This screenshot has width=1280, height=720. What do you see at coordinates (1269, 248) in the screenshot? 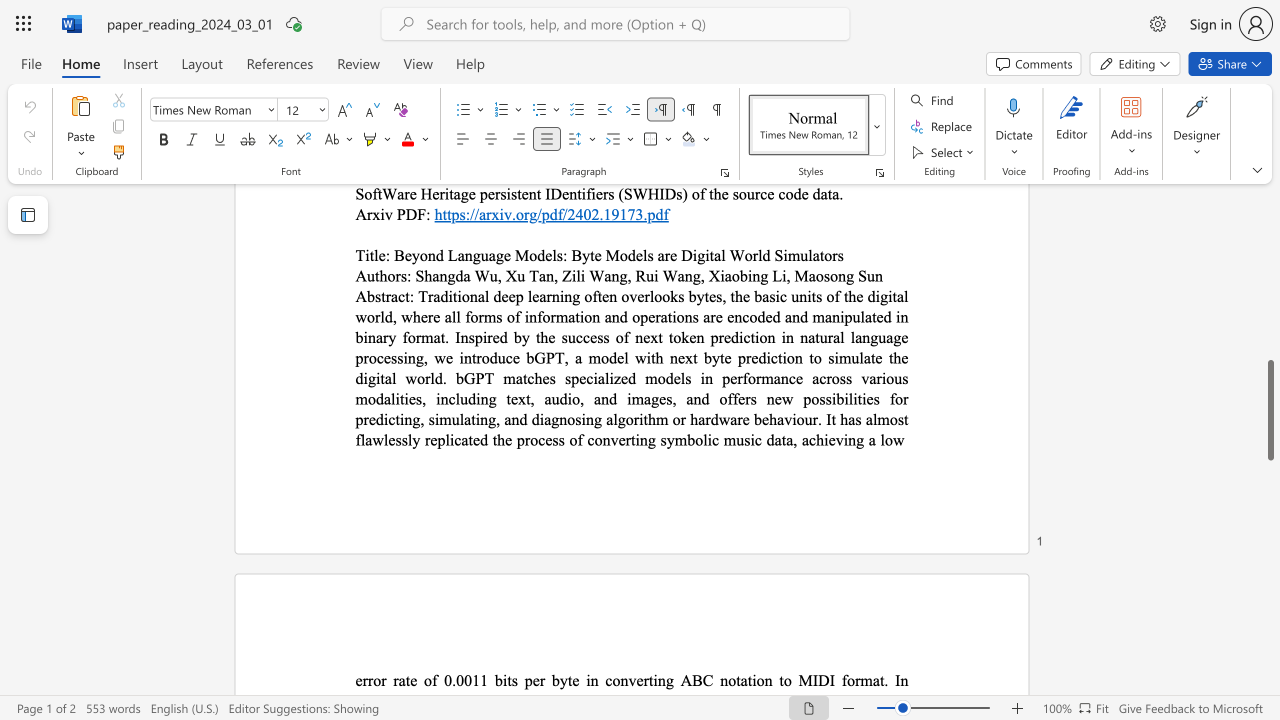
I see `the scrollbar on the right` at bounding box center [1269, 248].